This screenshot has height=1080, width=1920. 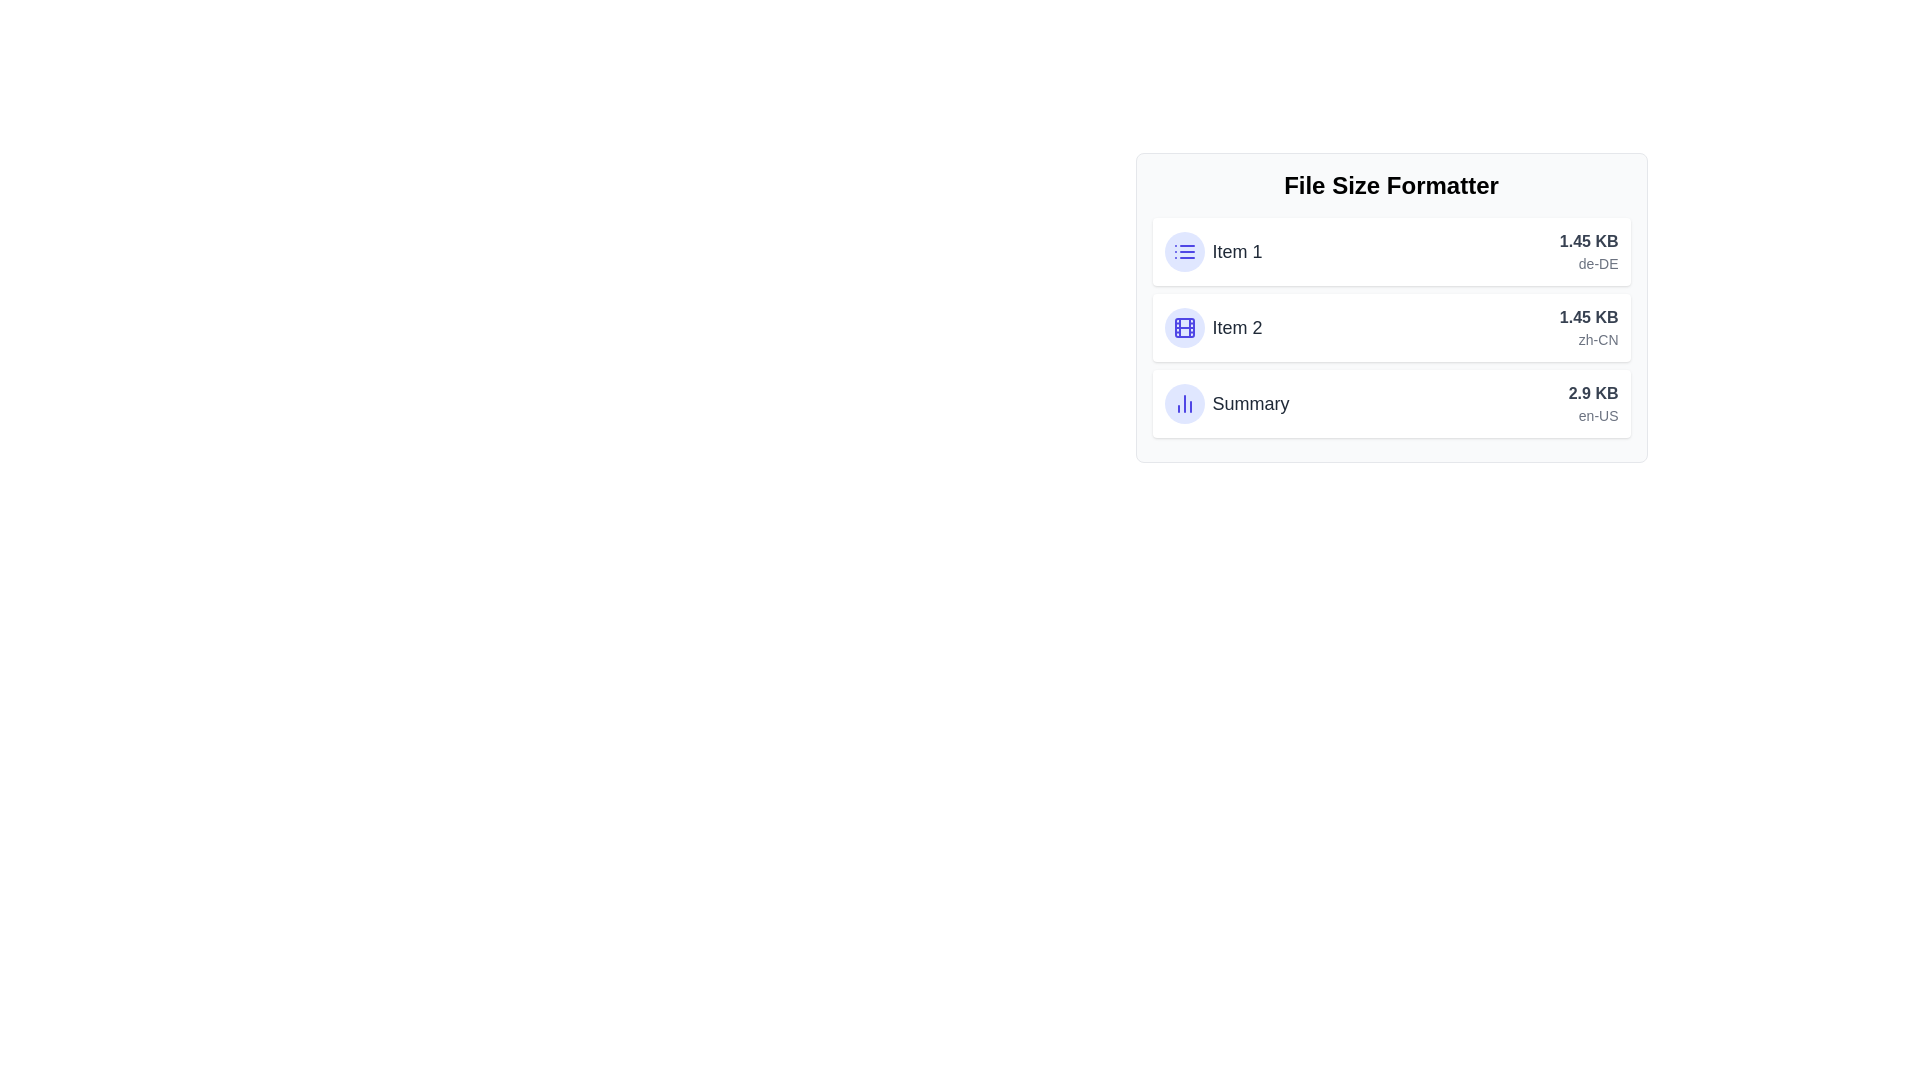 What do you see at coordinates (1592, 393) in the screenshot?
I see `the Text Label displaying '2.9 KB', which is bold and dark gray, located at the bottom of the right column of the table, next to the 'Summary' row label` at bounding box center [1592, 393].